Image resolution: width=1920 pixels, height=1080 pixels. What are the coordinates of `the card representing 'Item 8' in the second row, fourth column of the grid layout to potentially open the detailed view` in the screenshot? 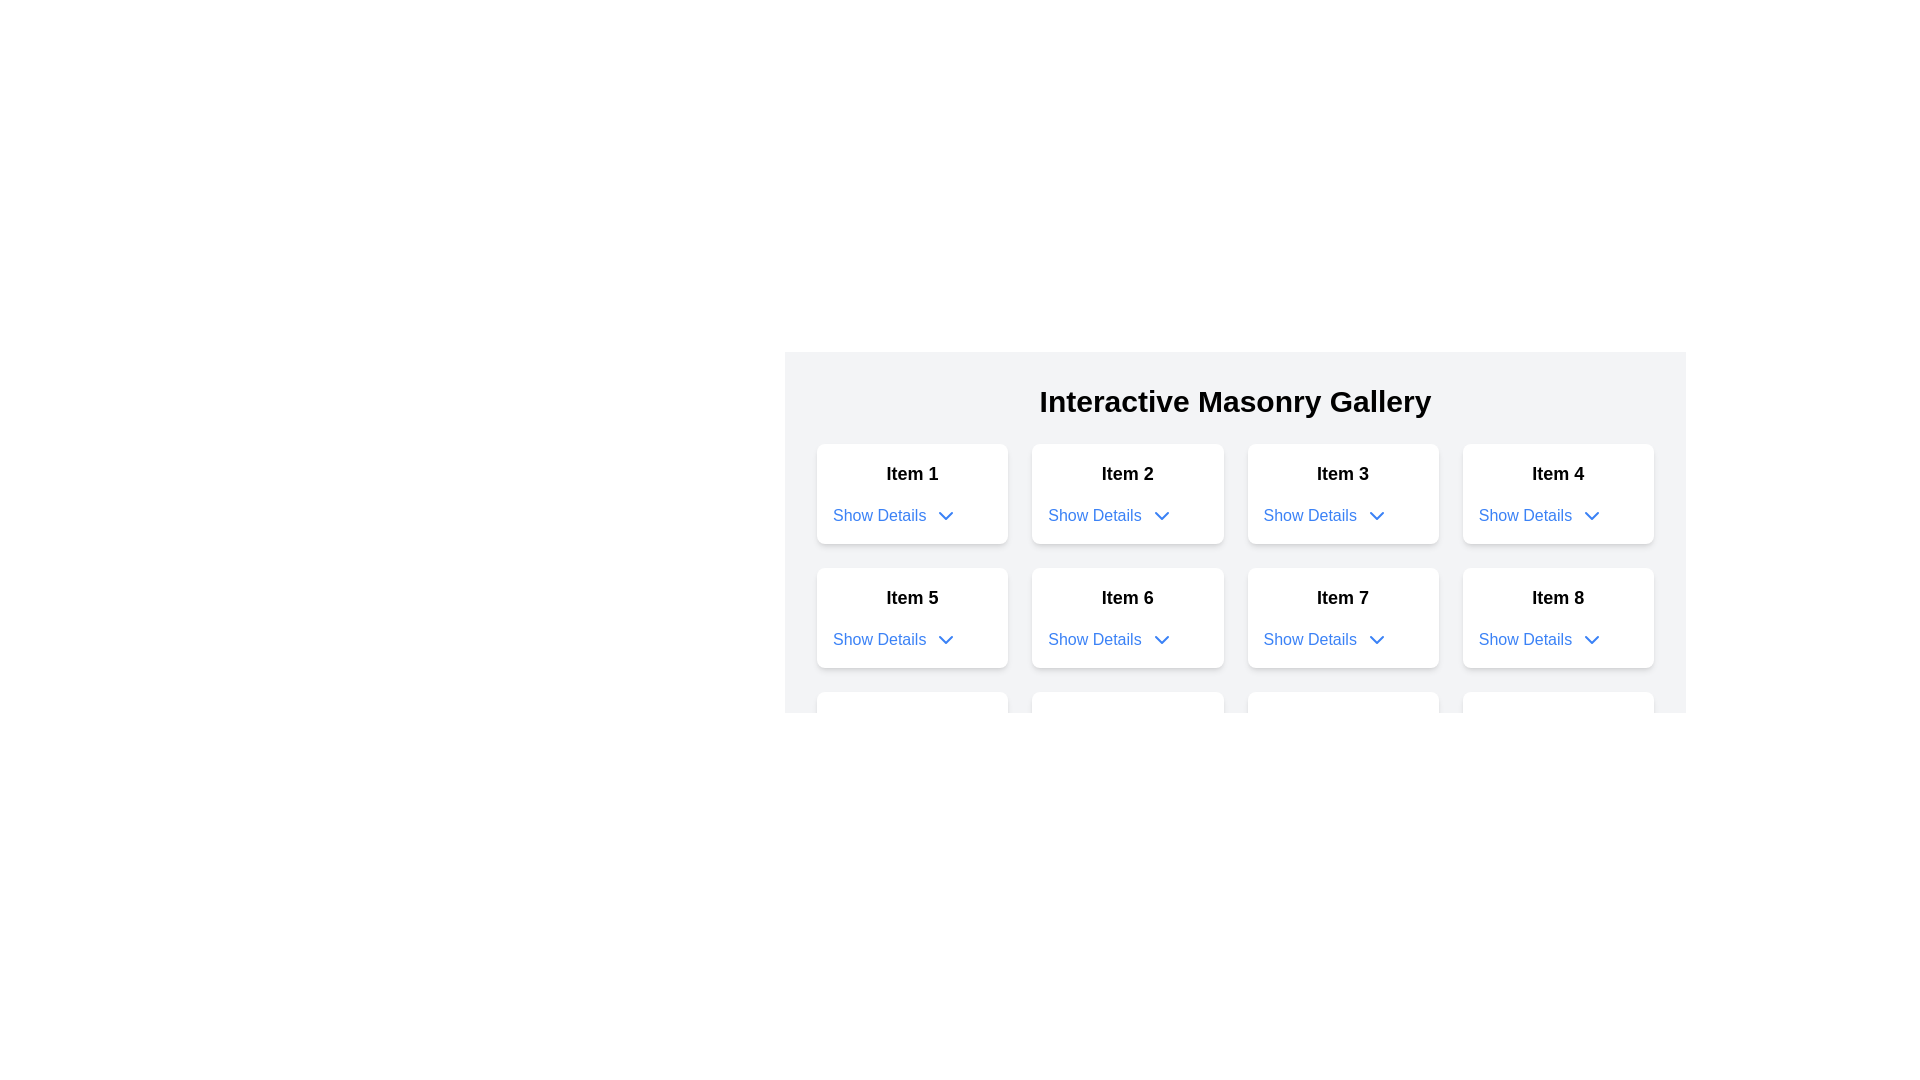 It's located at (1557, 616).